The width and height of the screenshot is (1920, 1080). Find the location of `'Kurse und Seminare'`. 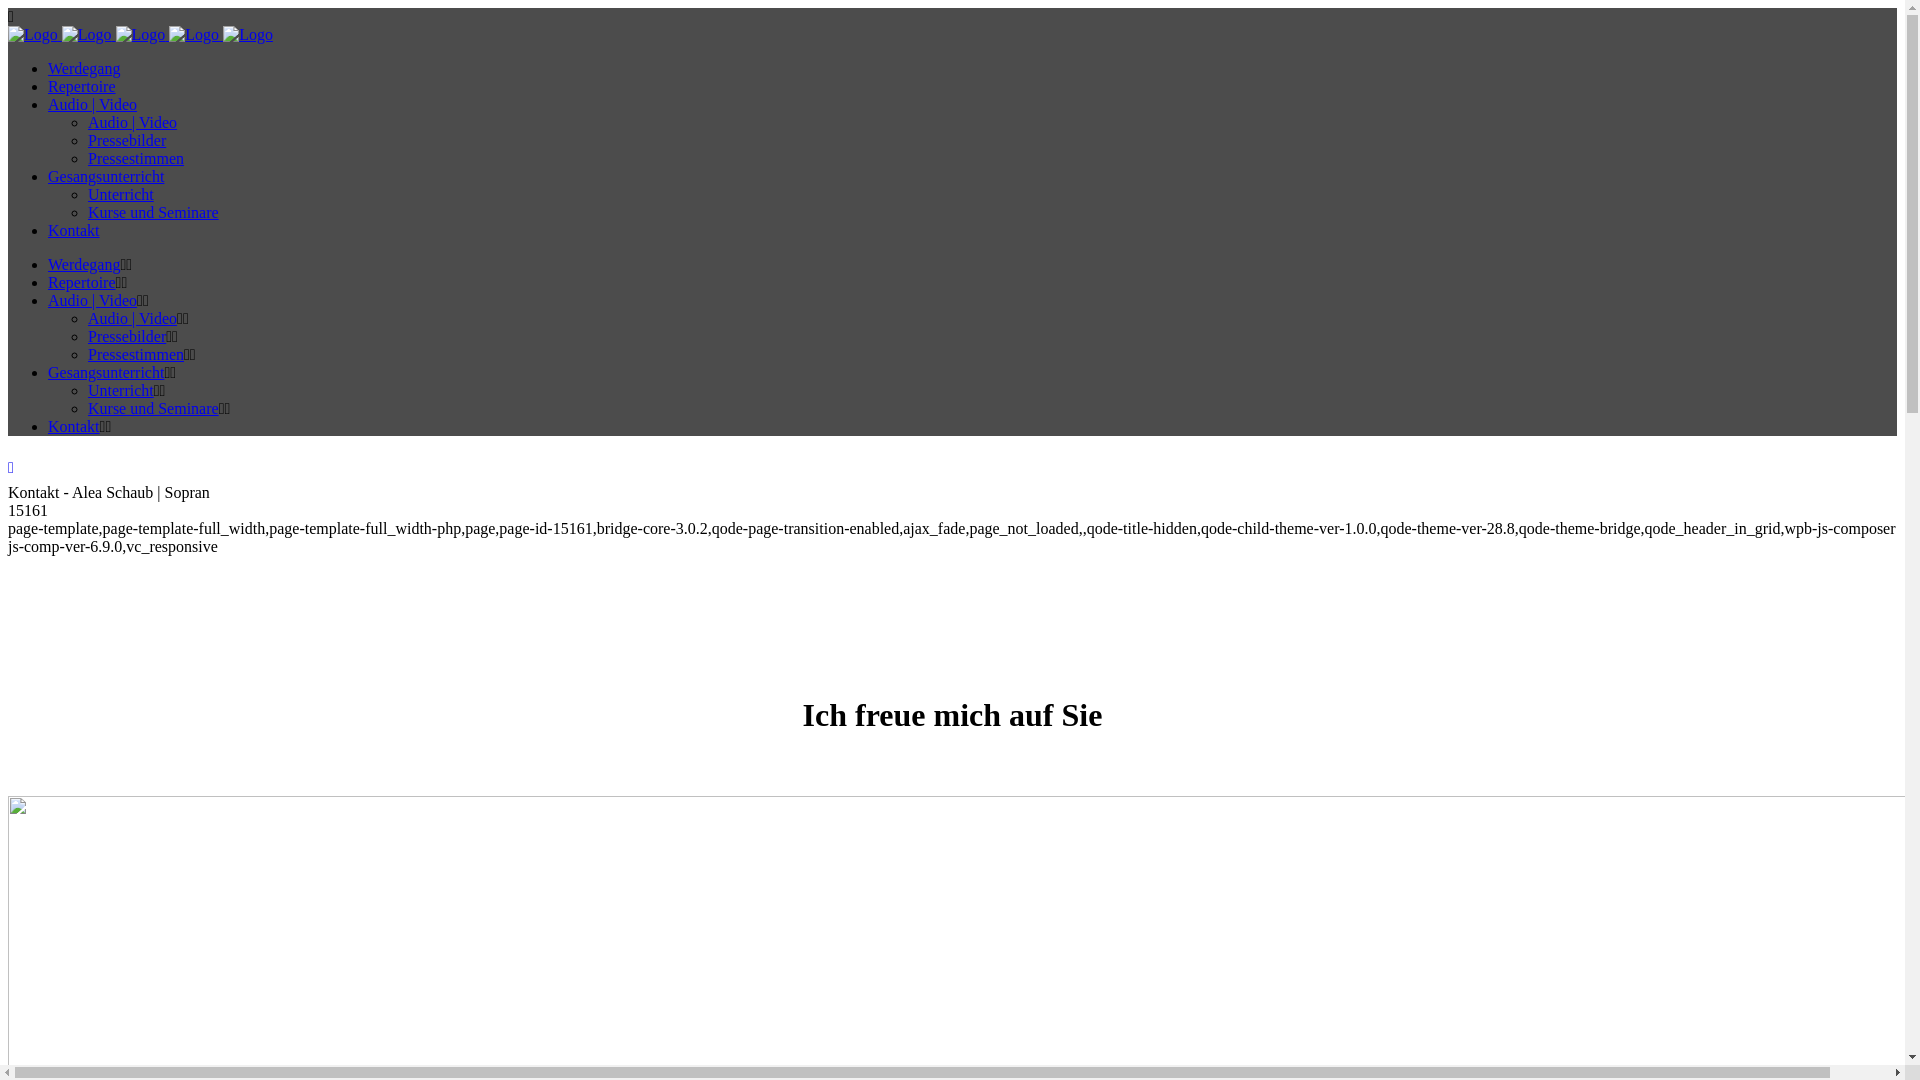

'Kurse und Seminare' is located at coordinates (152, 407).